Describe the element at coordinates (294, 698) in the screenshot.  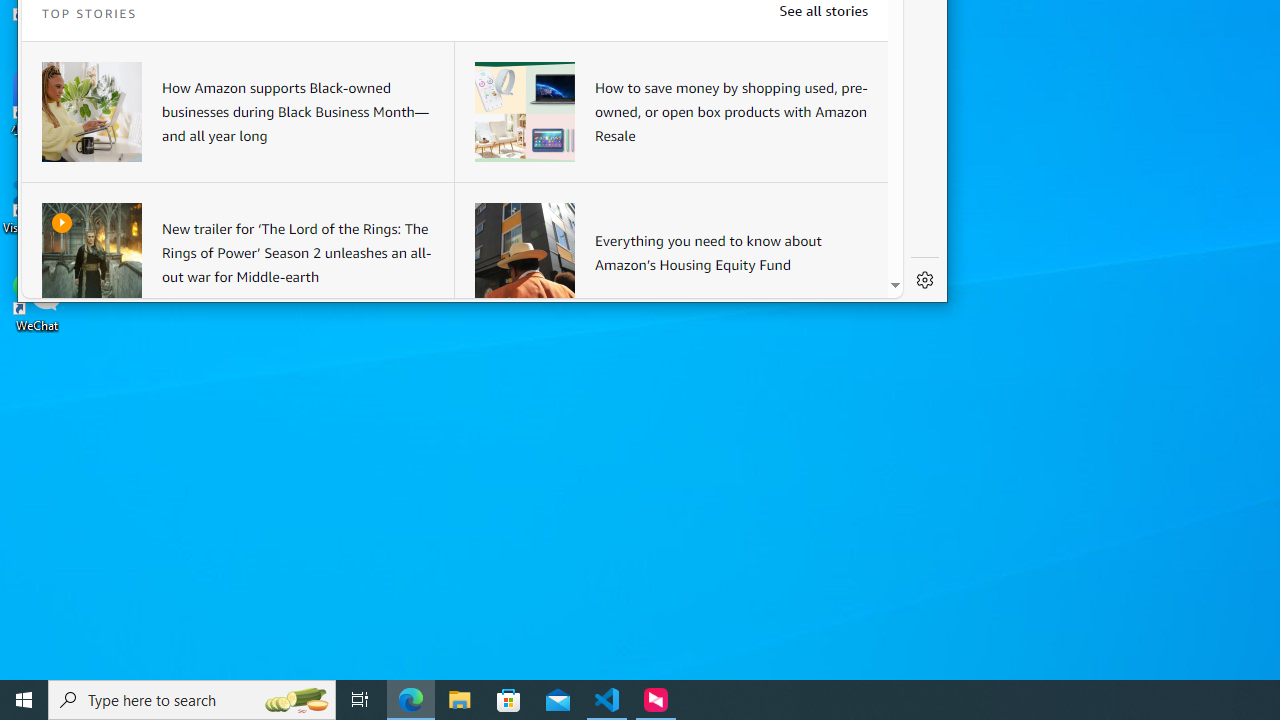
I see `'Search highlights icon opens search home window'` at that location.